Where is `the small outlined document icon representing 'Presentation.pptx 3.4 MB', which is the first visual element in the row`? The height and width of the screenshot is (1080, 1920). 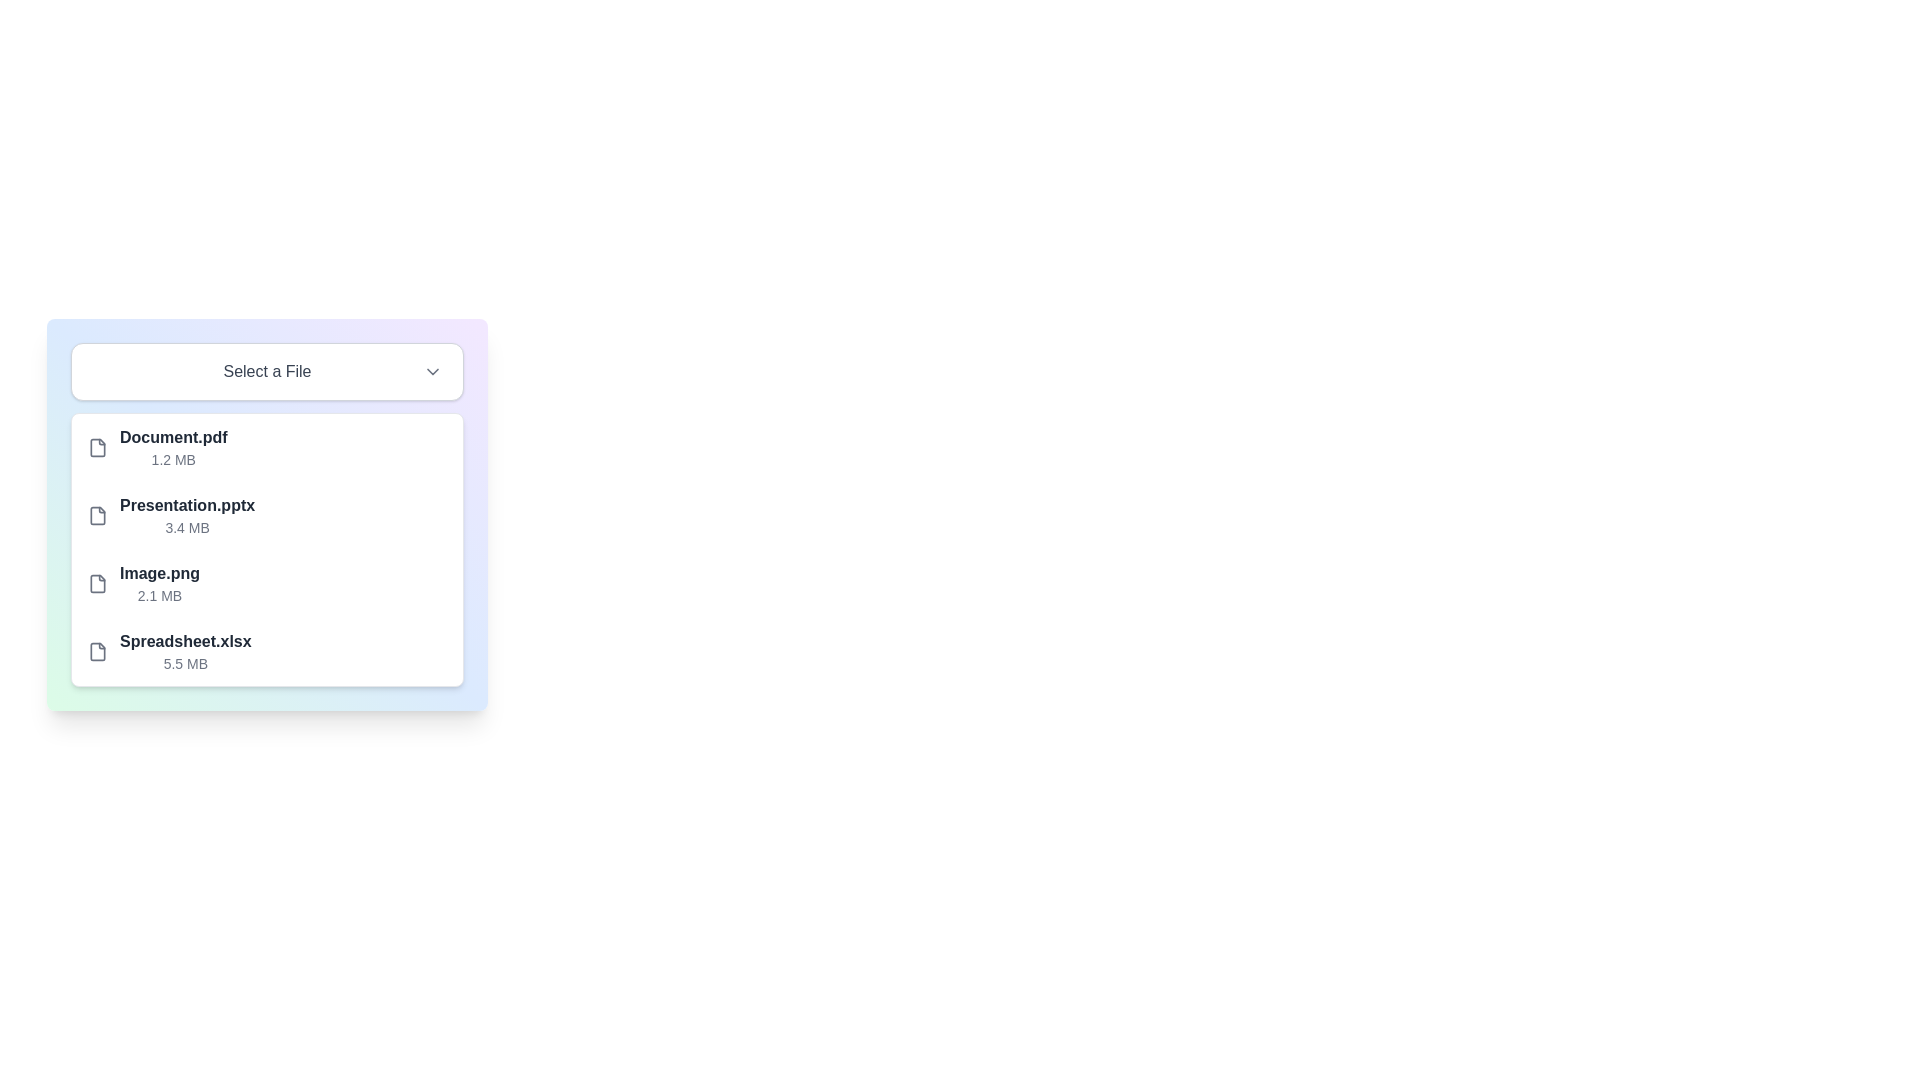 the small outlined document icon representing 'Presentation.pptx 3.4 MB', which is the first visual element in the row is located at coordinates (96, 515).